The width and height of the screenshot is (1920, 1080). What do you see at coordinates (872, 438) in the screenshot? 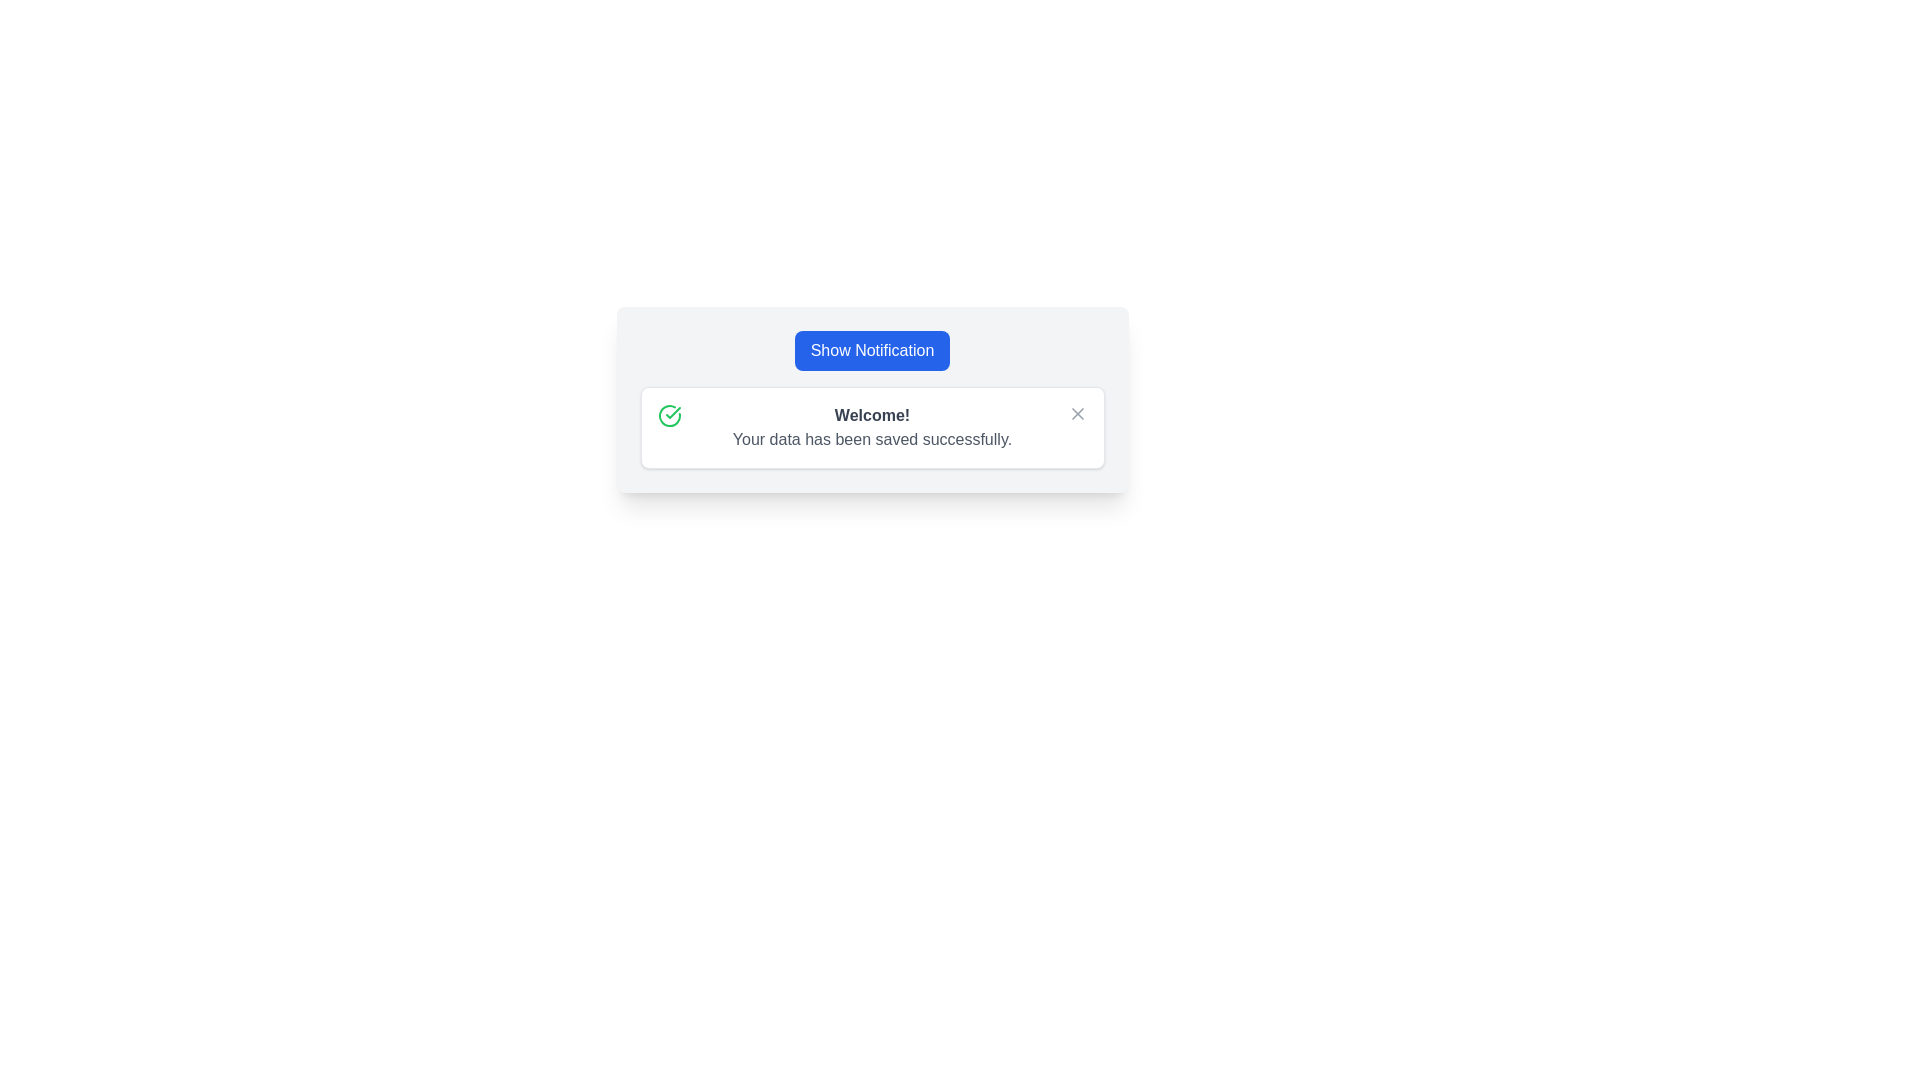
I see `informational message displayed in the text label located directly below the 'Welcome!' text in the notification box` at bounding box center [872, 438].